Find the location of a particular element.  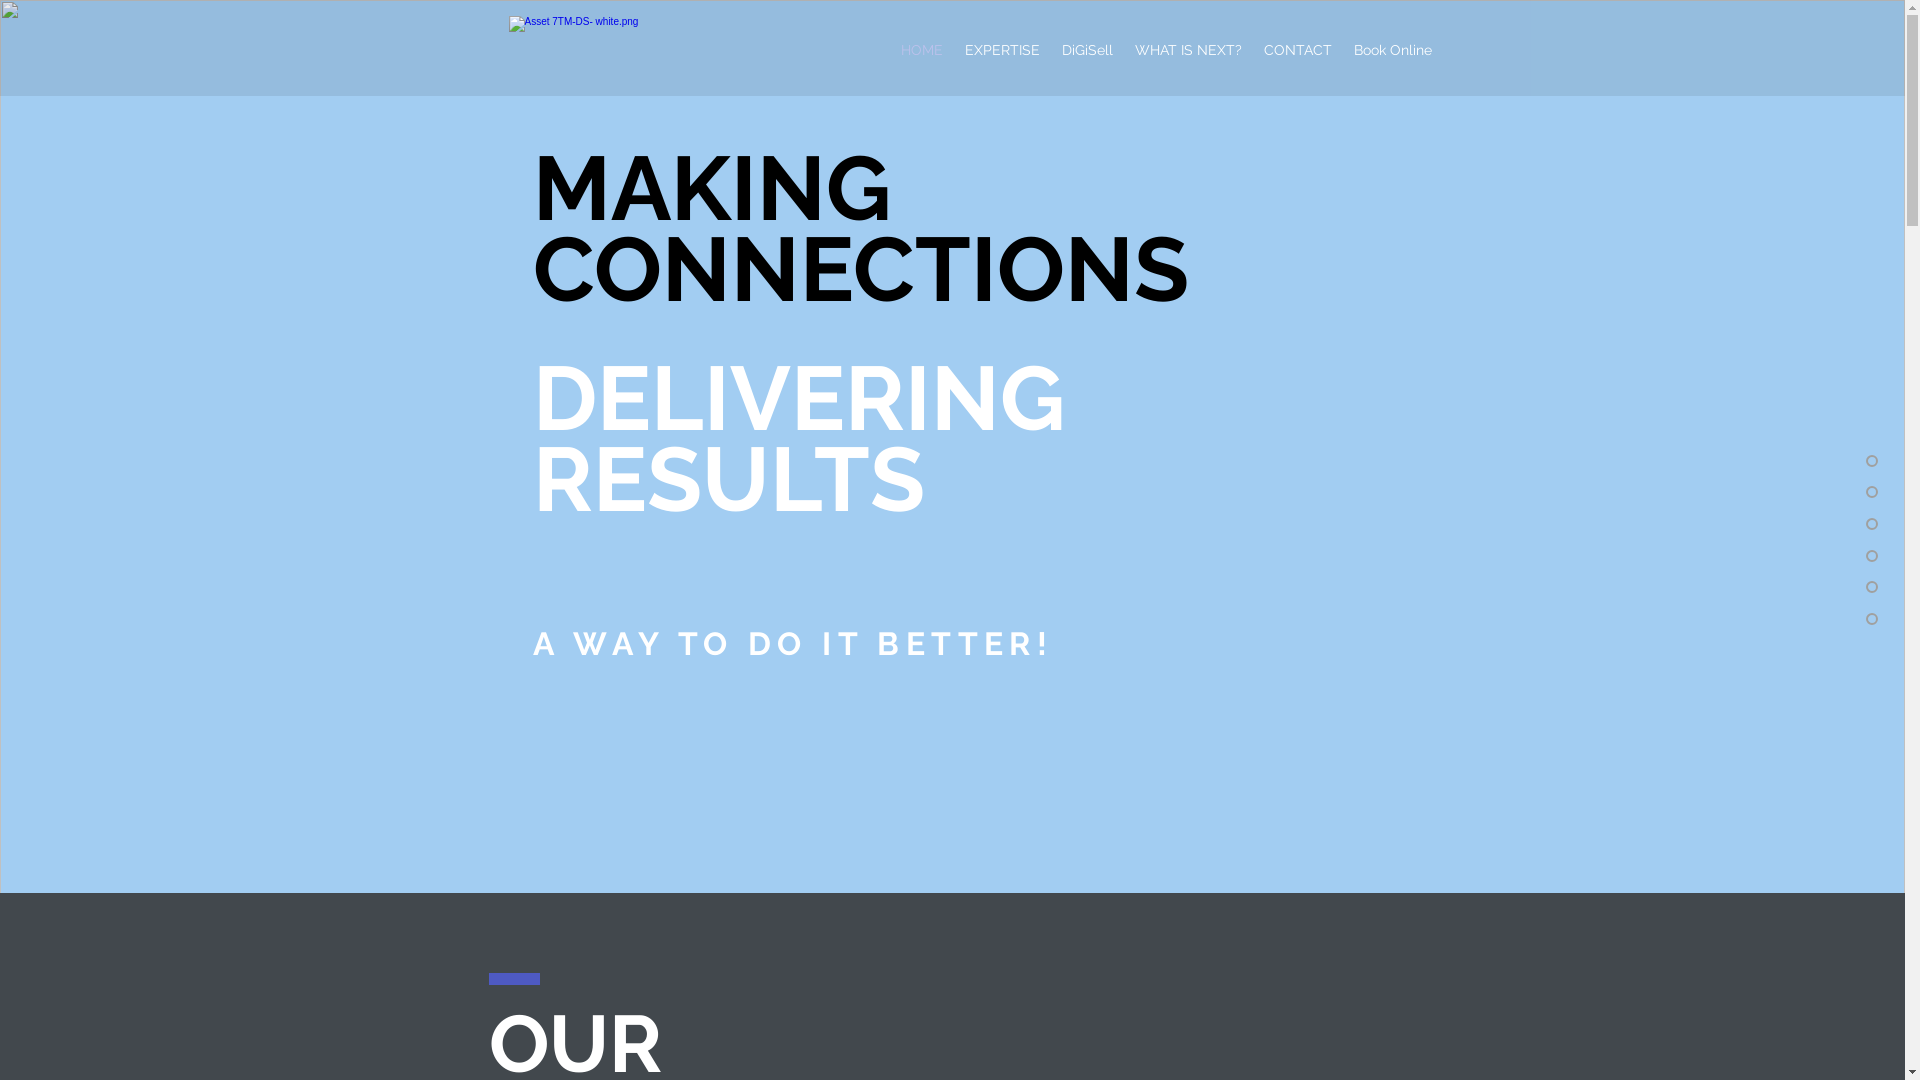

'EXPERTISE' is located at coordinates (1002, 49).